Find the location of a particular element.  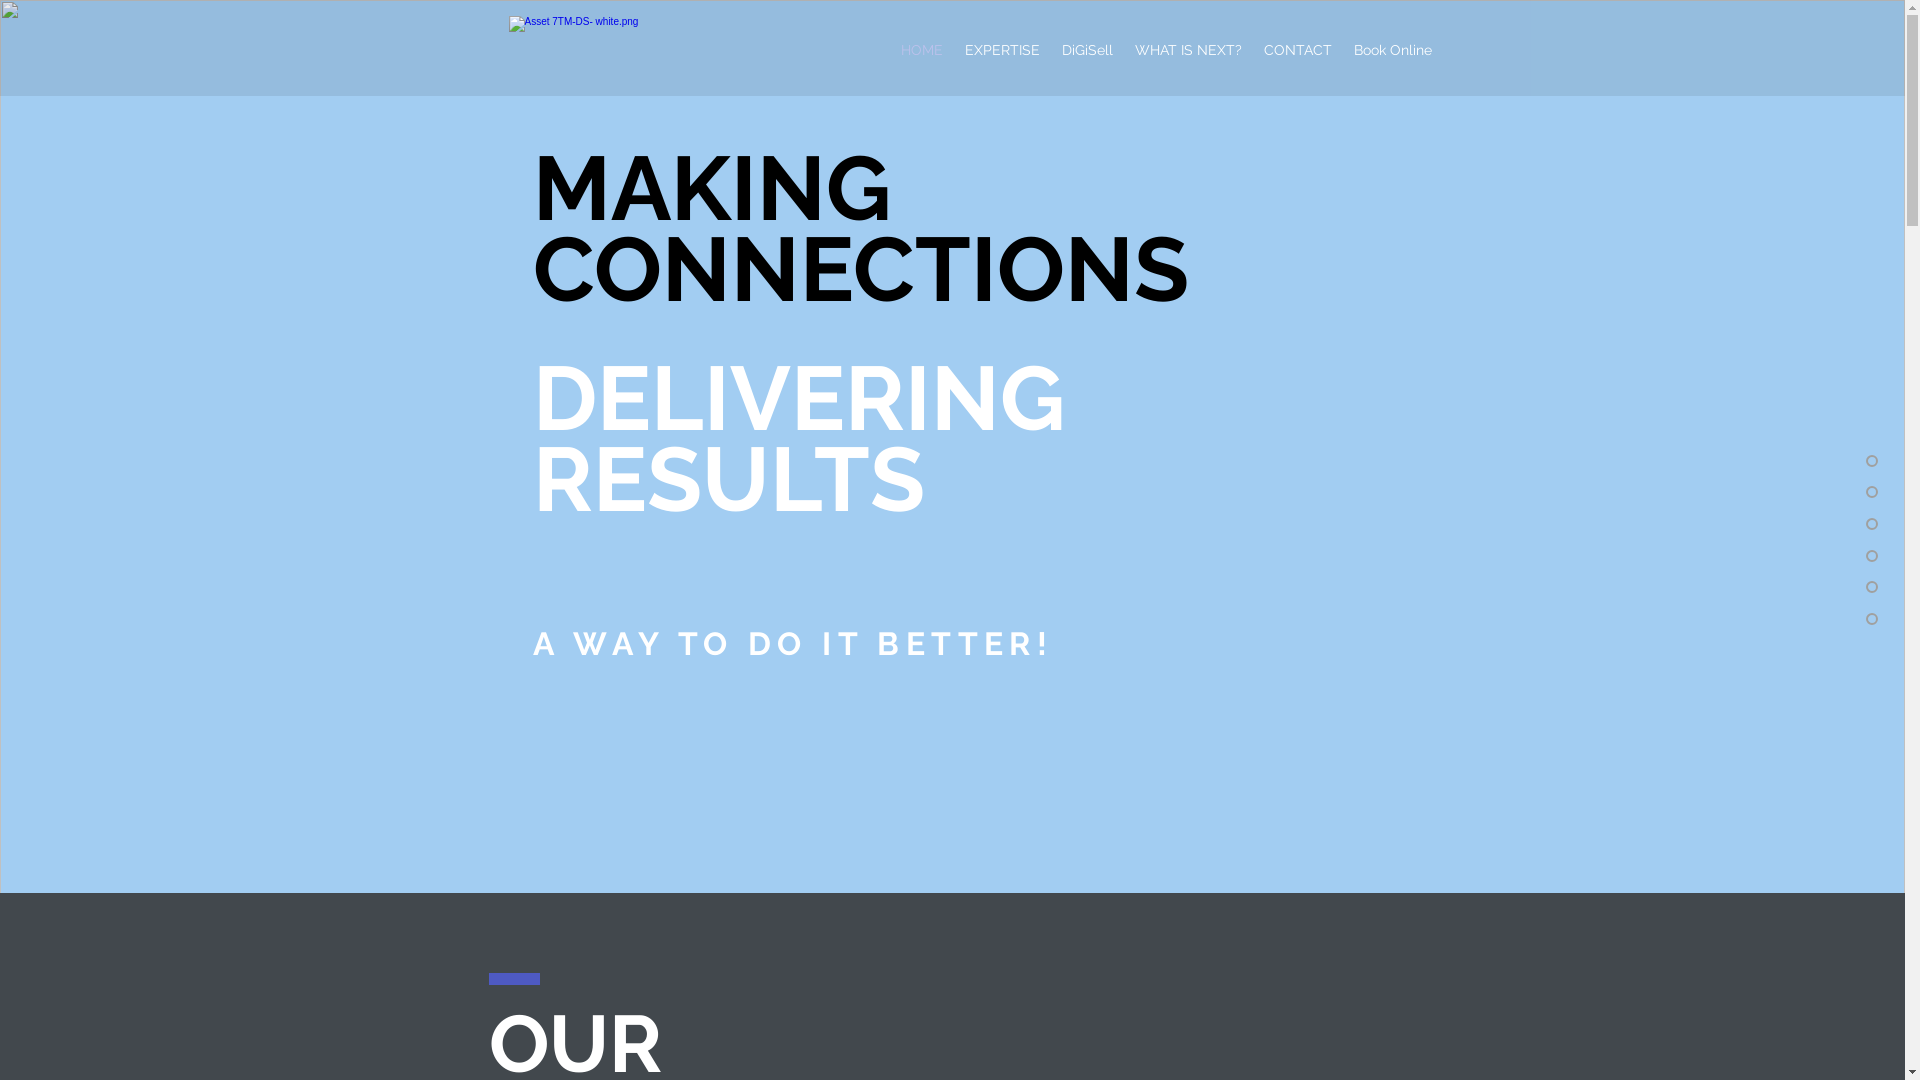

'EXPERTISE' is located at coordinates (1002, 49).